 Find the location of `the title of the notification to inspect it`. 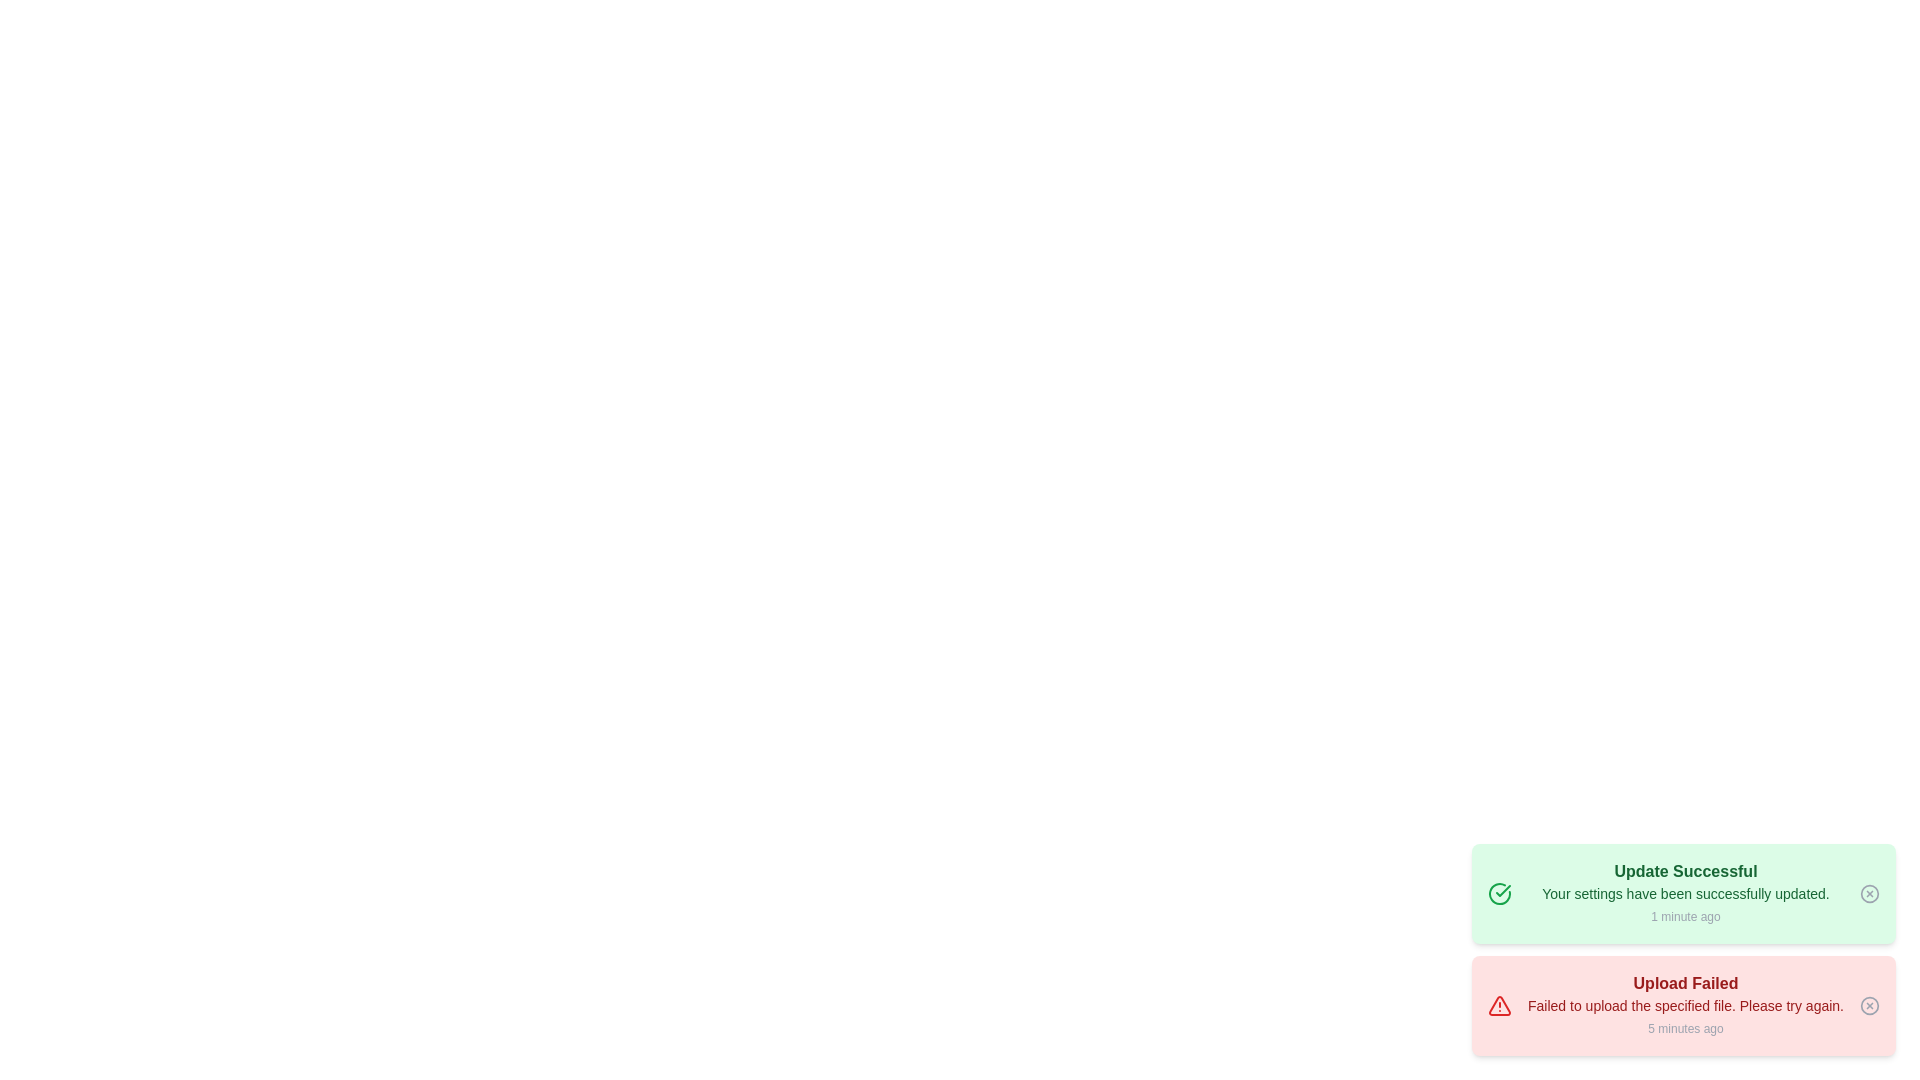

the title of the notification to inspect it is located at coordinates (1684, 870).